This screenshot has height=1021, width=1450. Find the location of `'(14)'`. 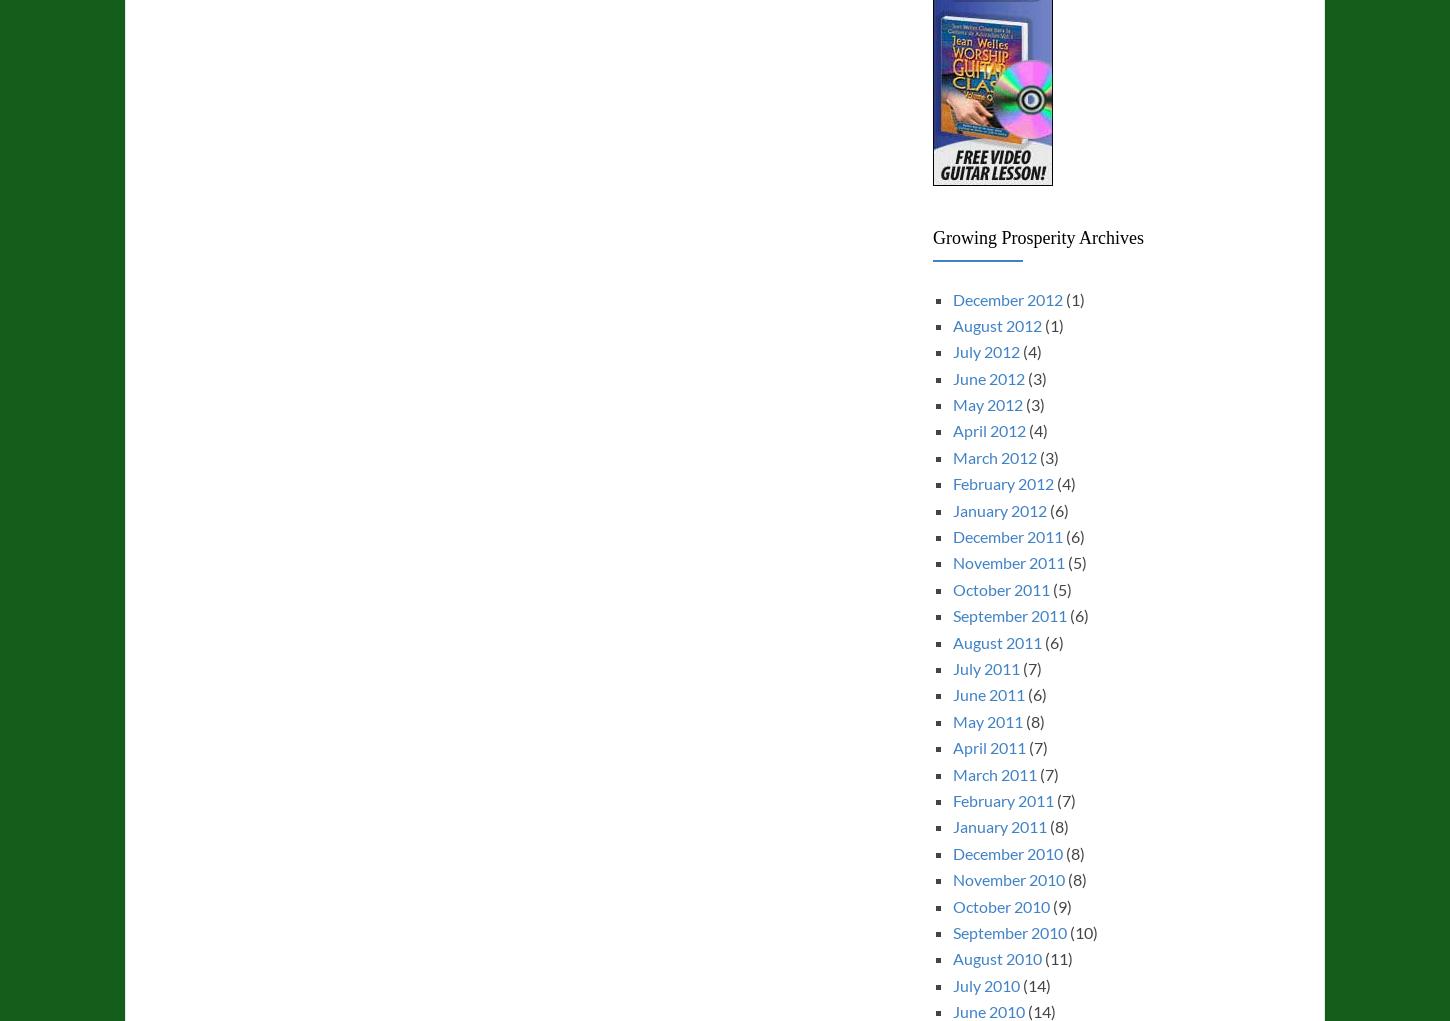

'(14)' is located at coordinates (1034, 984).